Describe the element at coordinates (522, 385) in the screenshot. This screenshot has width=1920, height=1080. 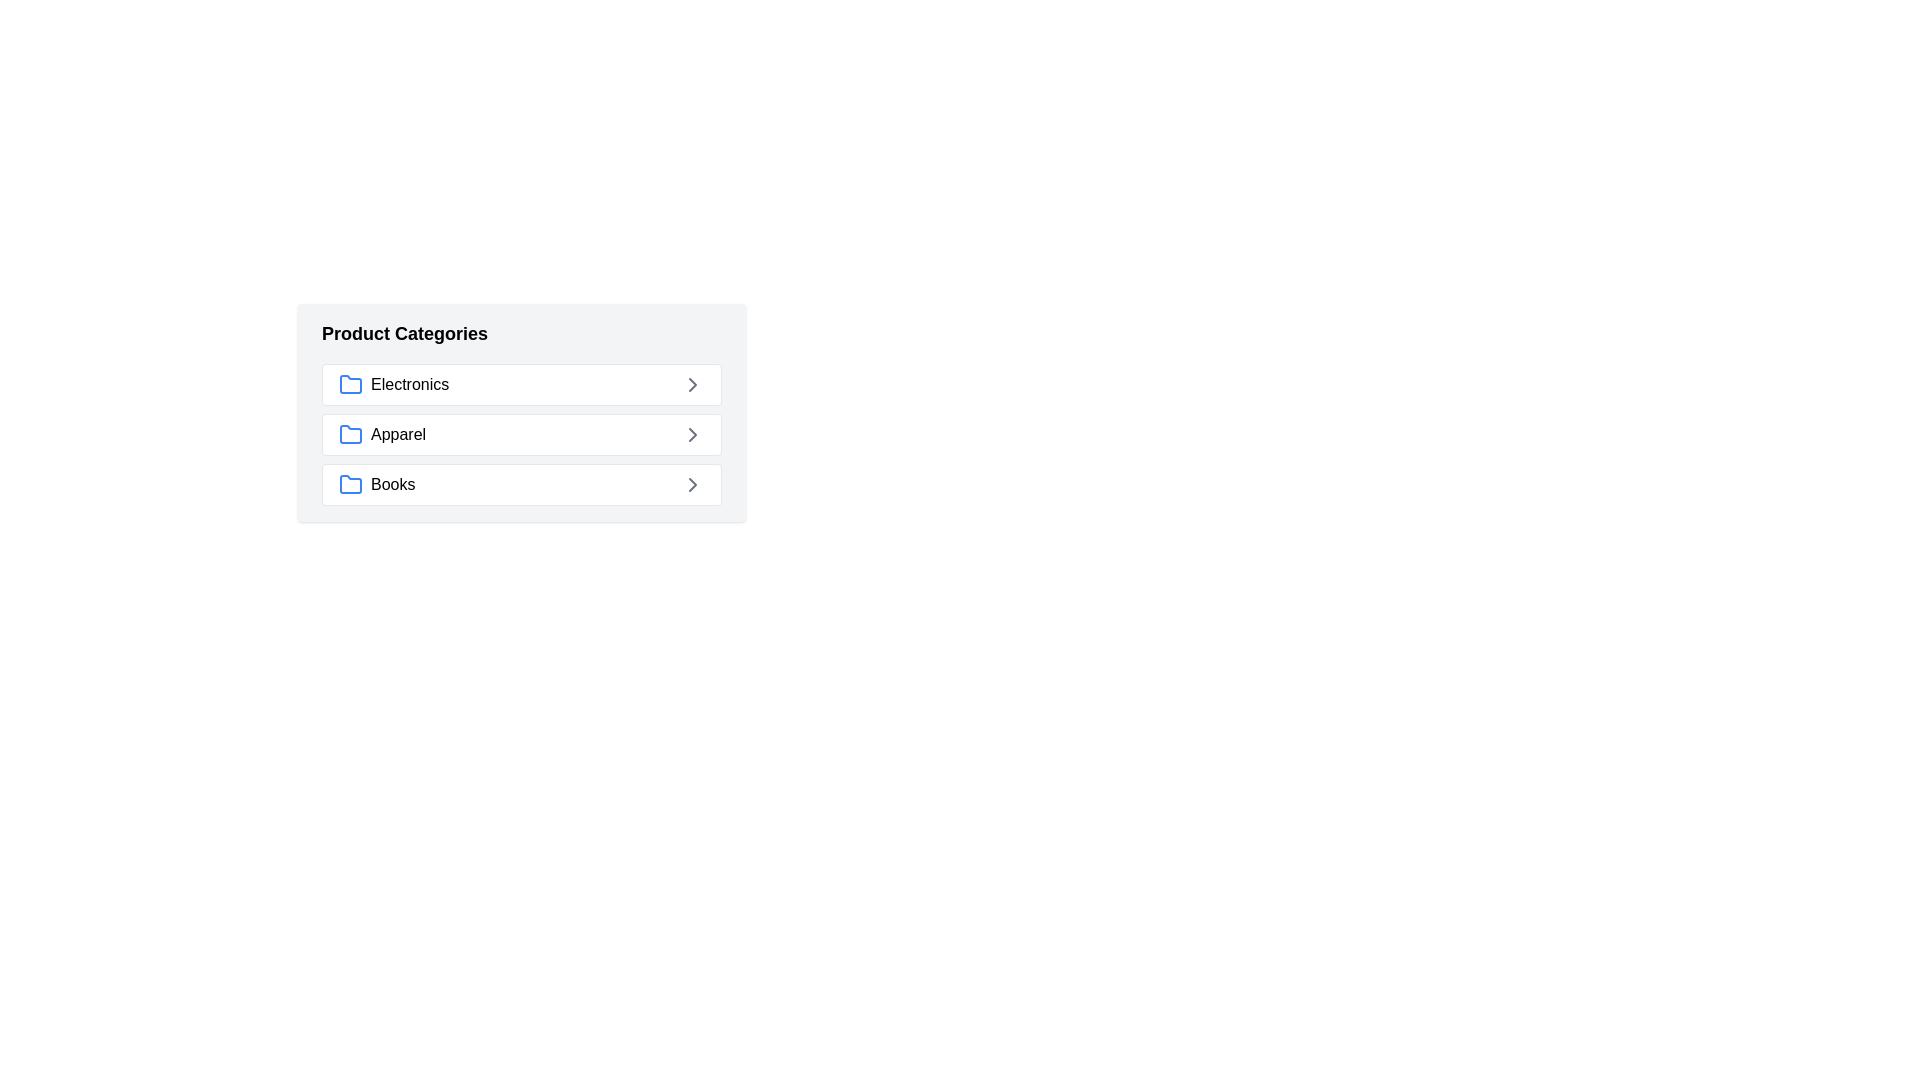
I see `the 'Electronics' category option in the list of product categories` at that location.